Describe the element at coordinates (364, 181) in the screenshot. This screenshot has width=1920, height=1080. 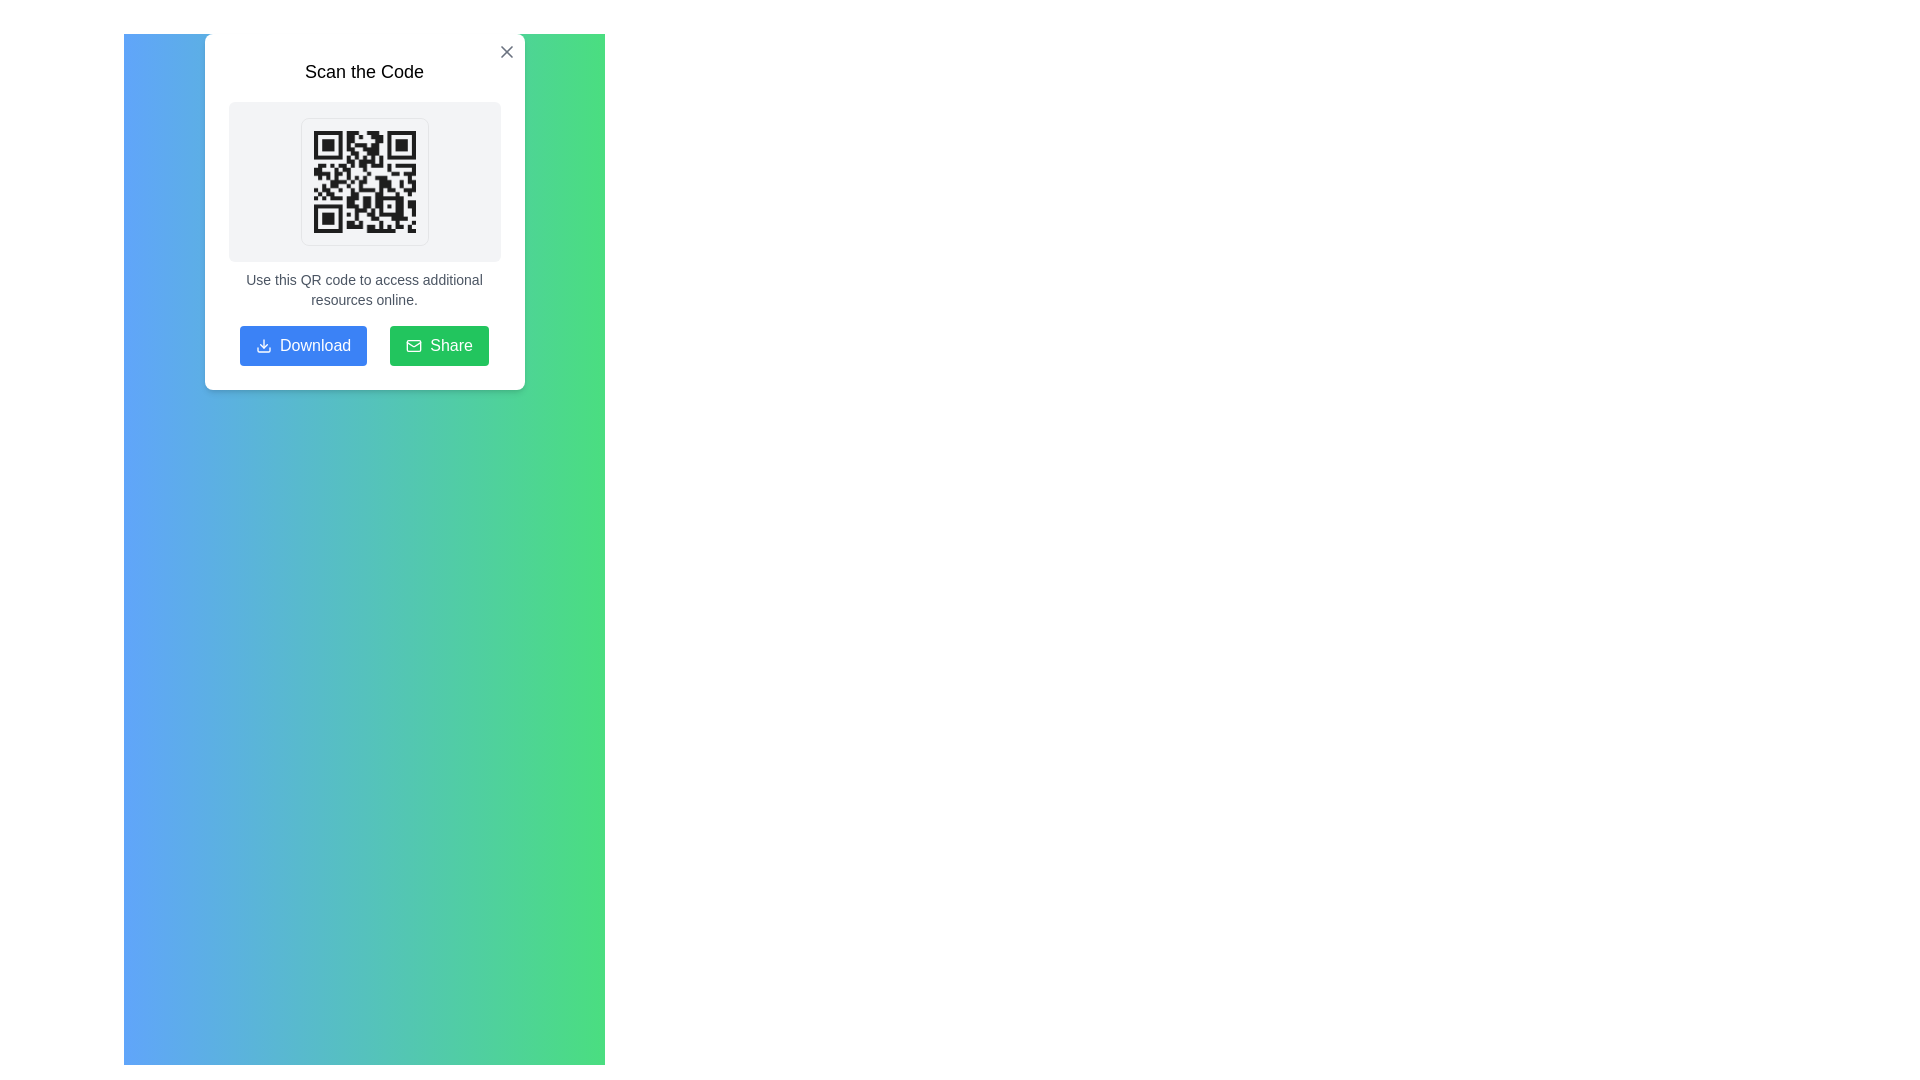
I see `the QR code element, which is a square format image with a black and white pixelated pattern, located in the center of a light gray rounded rectangle within a modal box` at that location.